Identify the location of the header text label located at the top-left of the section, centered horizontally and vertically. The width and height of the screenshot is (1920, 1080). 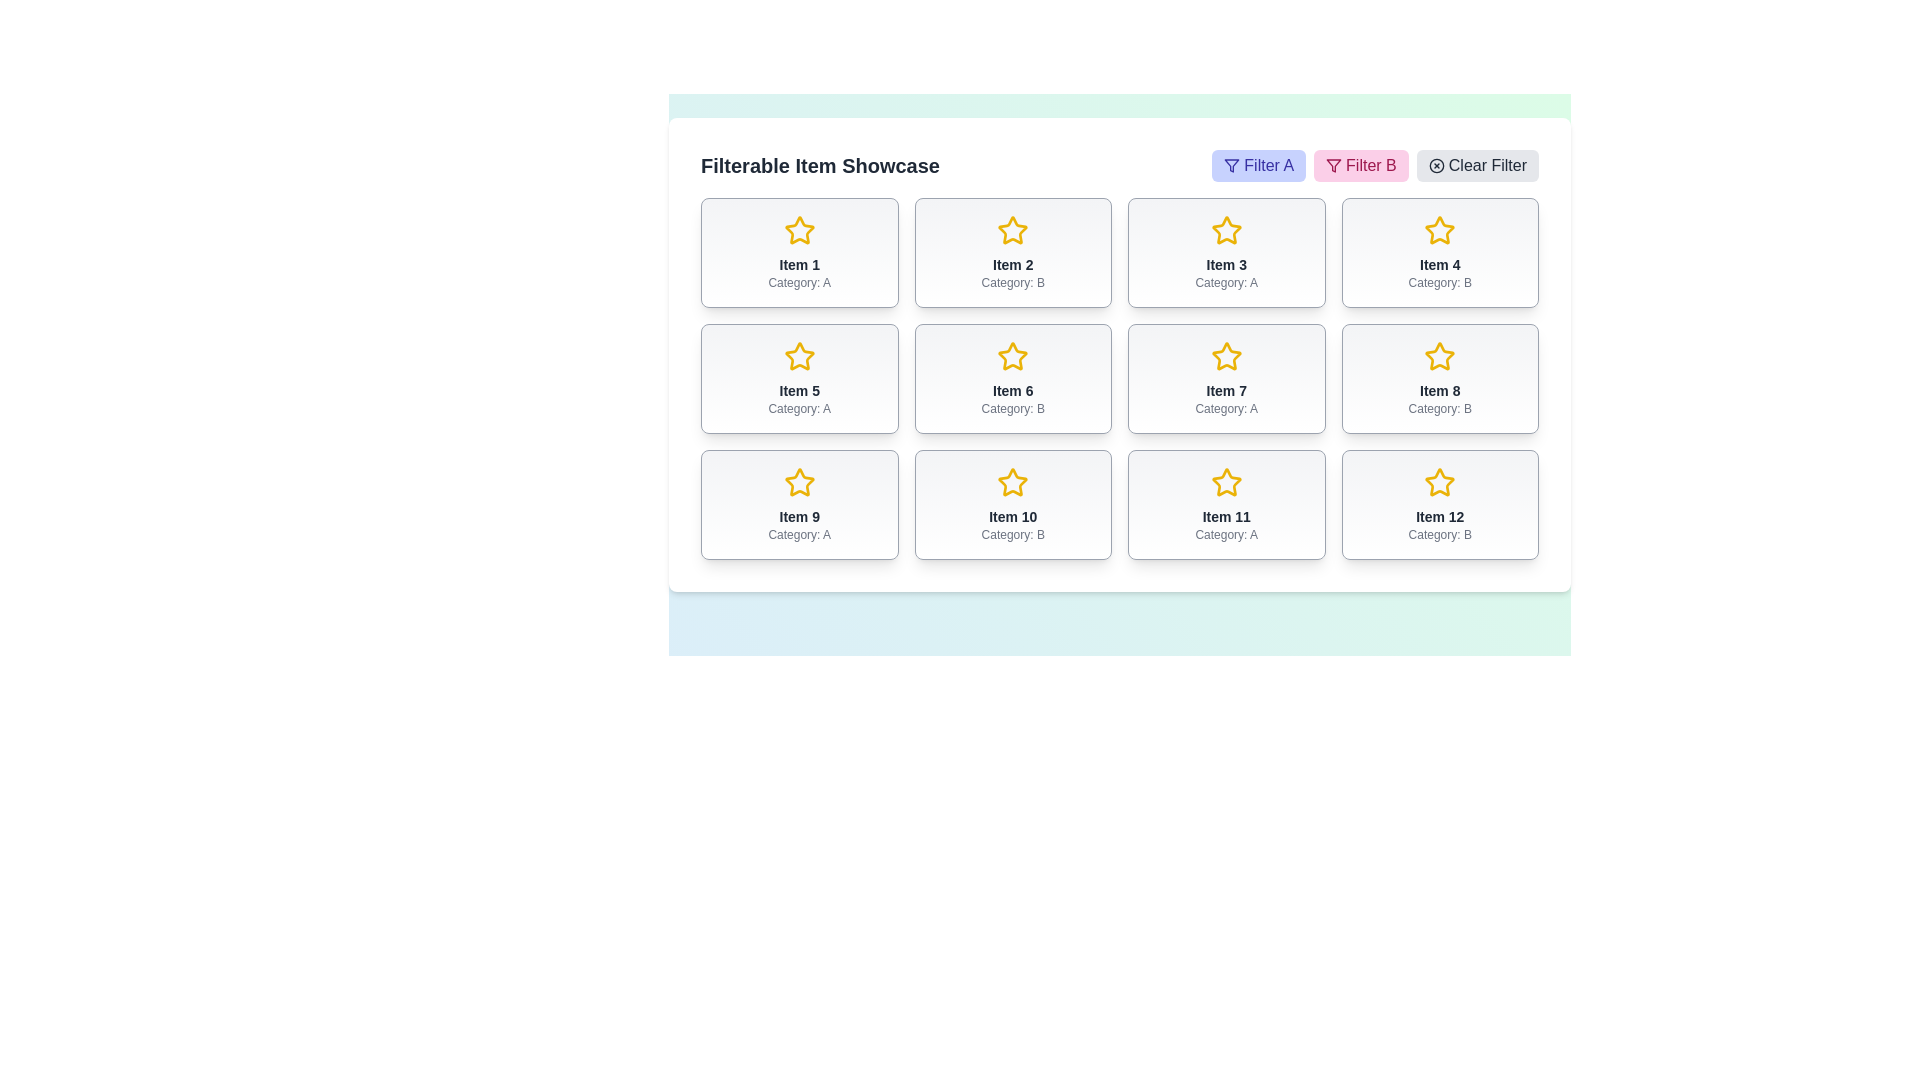
(820, 164).